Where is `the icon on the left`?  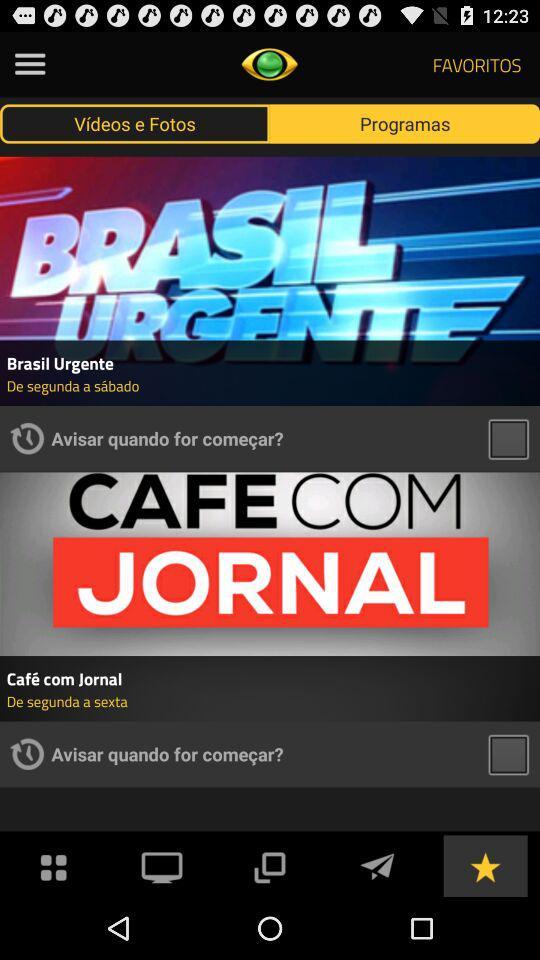 the icon on the left is located at coordinates (26, 438).